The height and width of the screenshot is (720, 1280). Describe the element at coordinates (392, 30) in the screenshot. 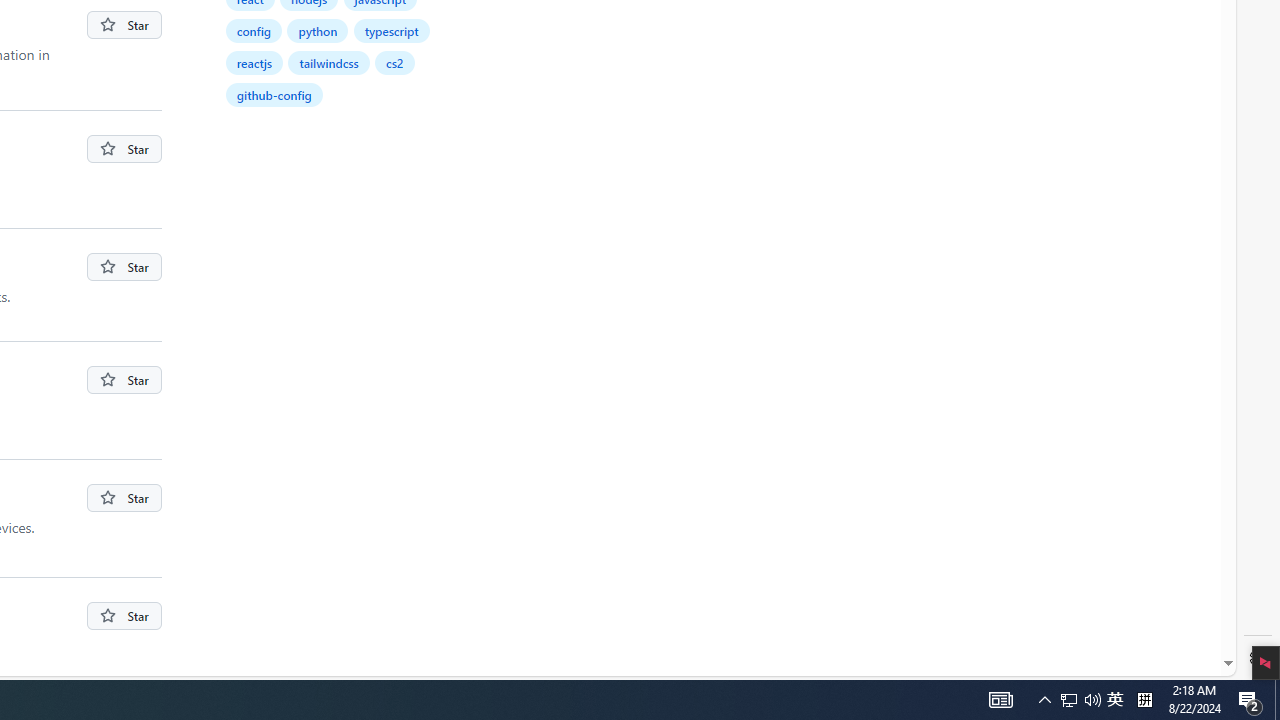

I see `'typescript'` at that location.